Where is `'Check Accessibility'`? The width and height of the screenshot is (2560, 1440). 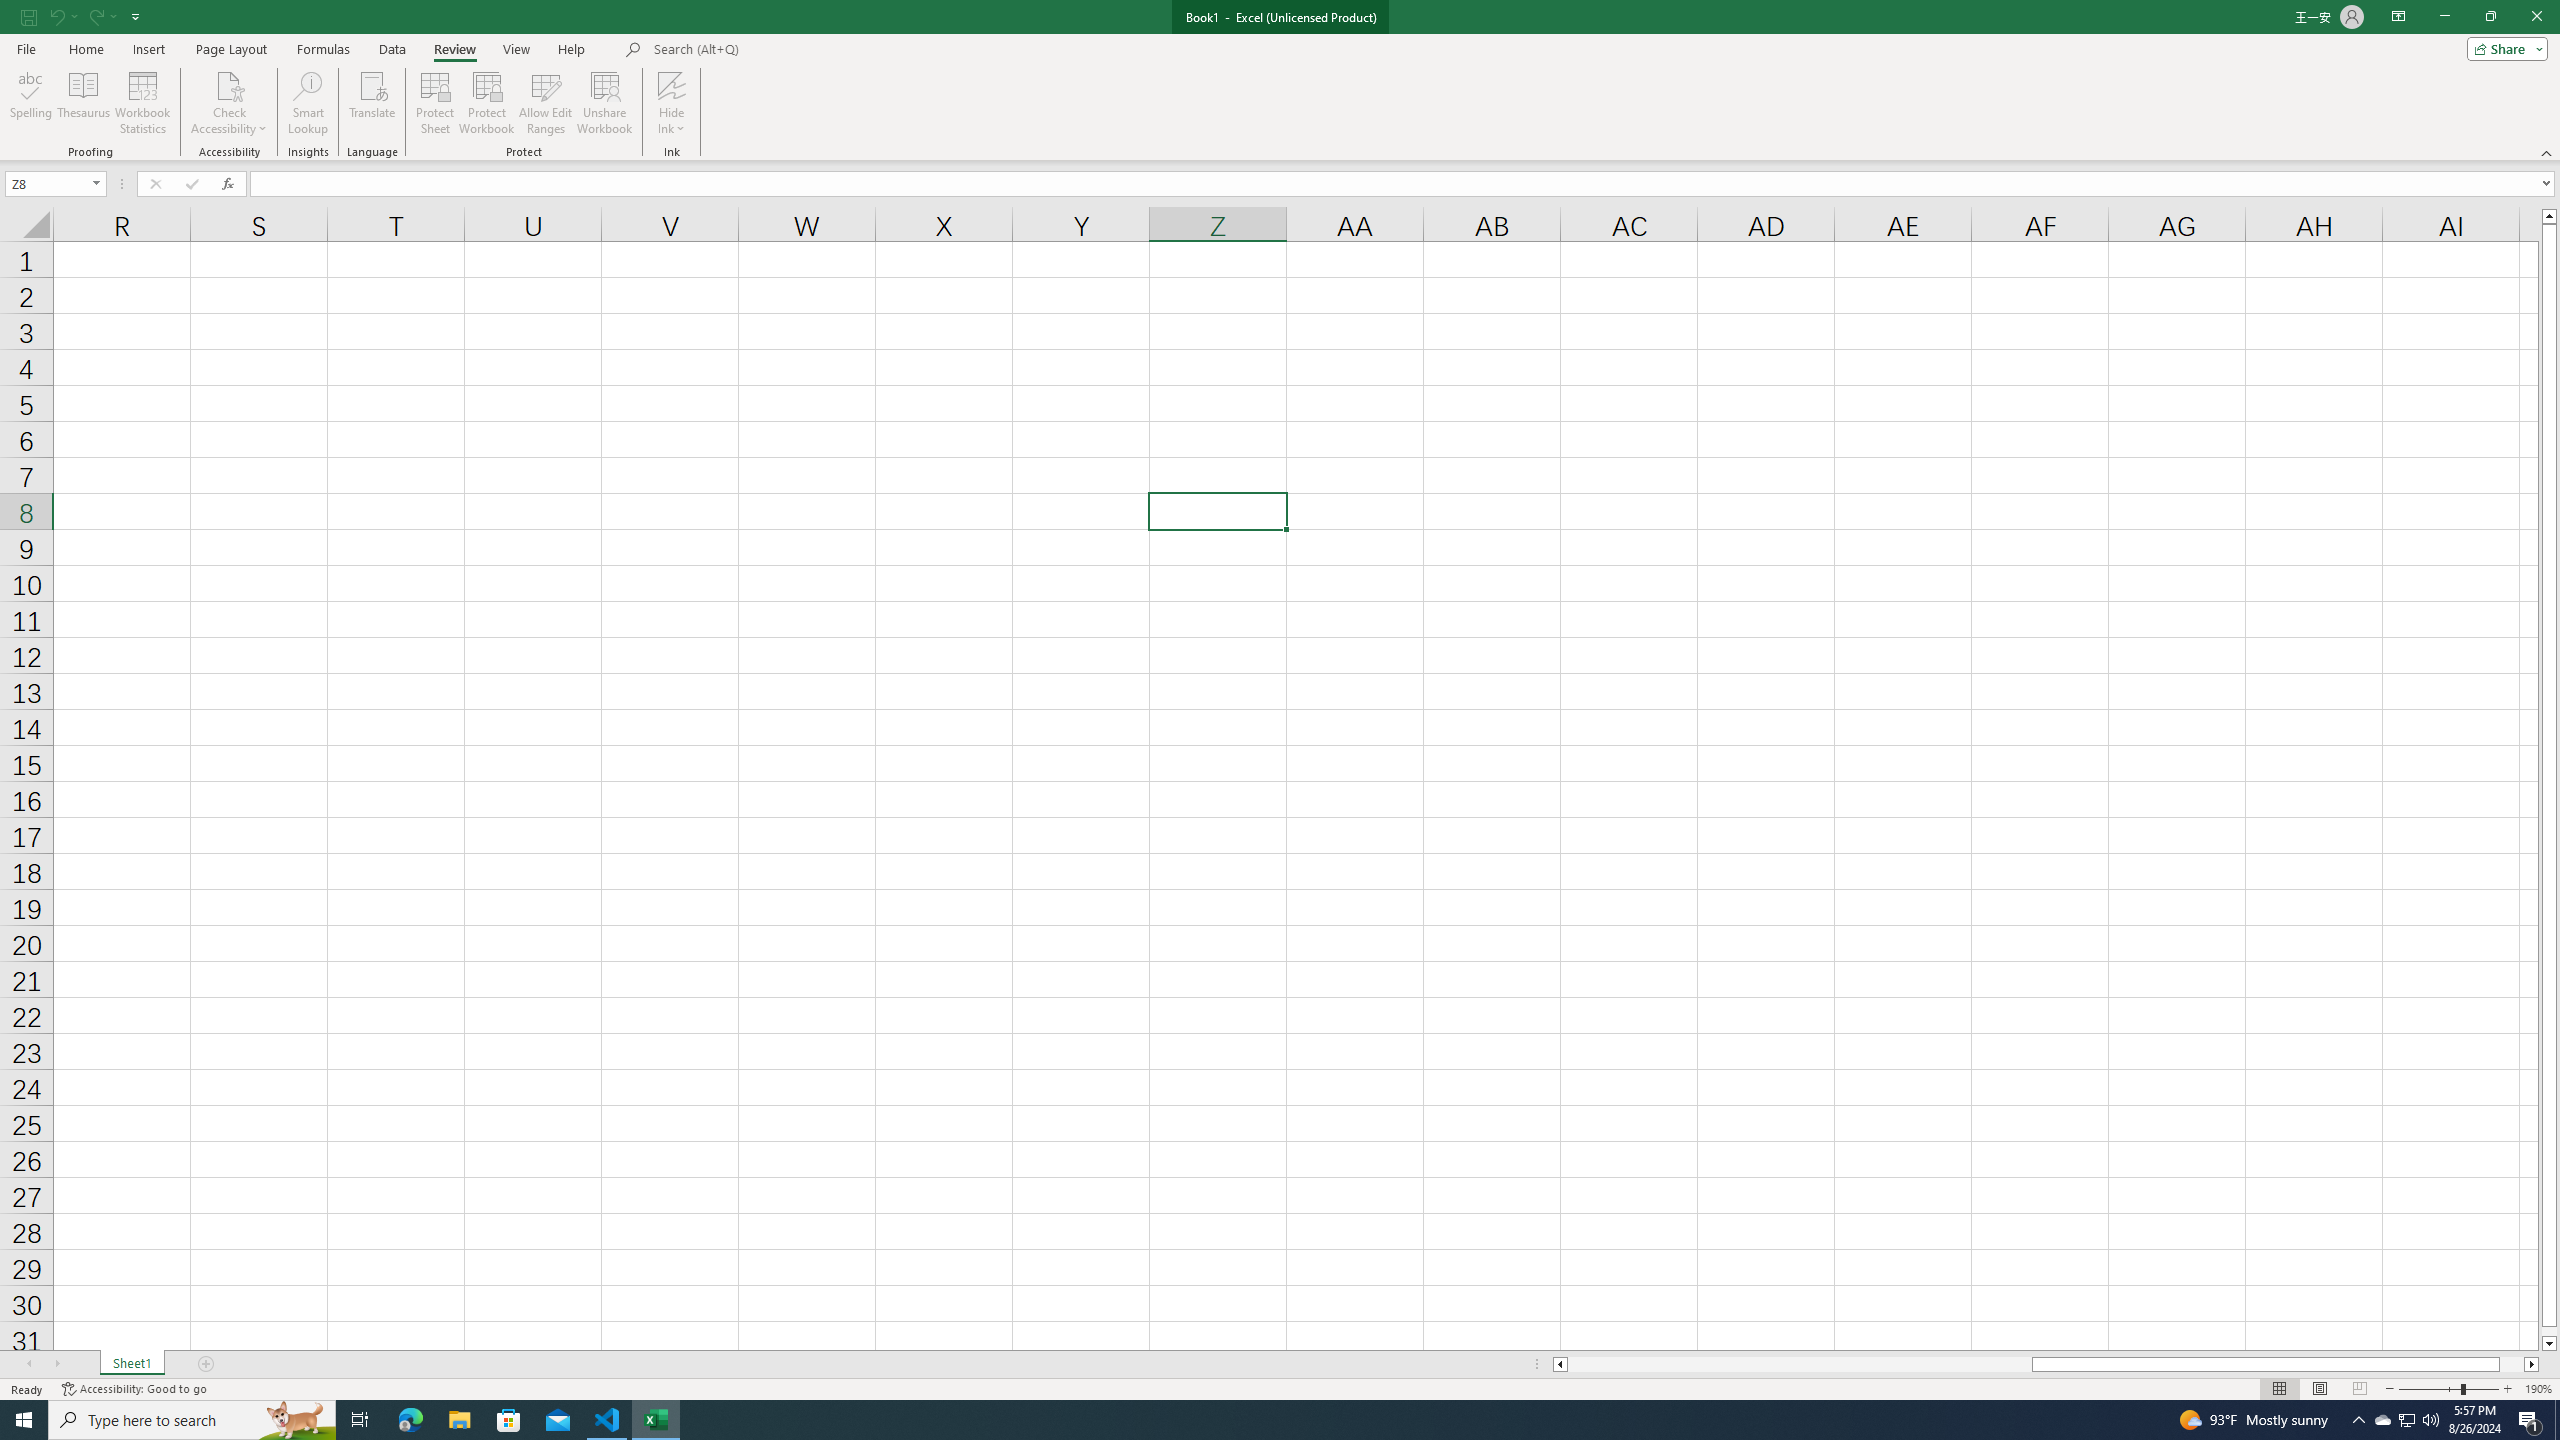 'Check Accessibility' is located at coordinates (228, 84).